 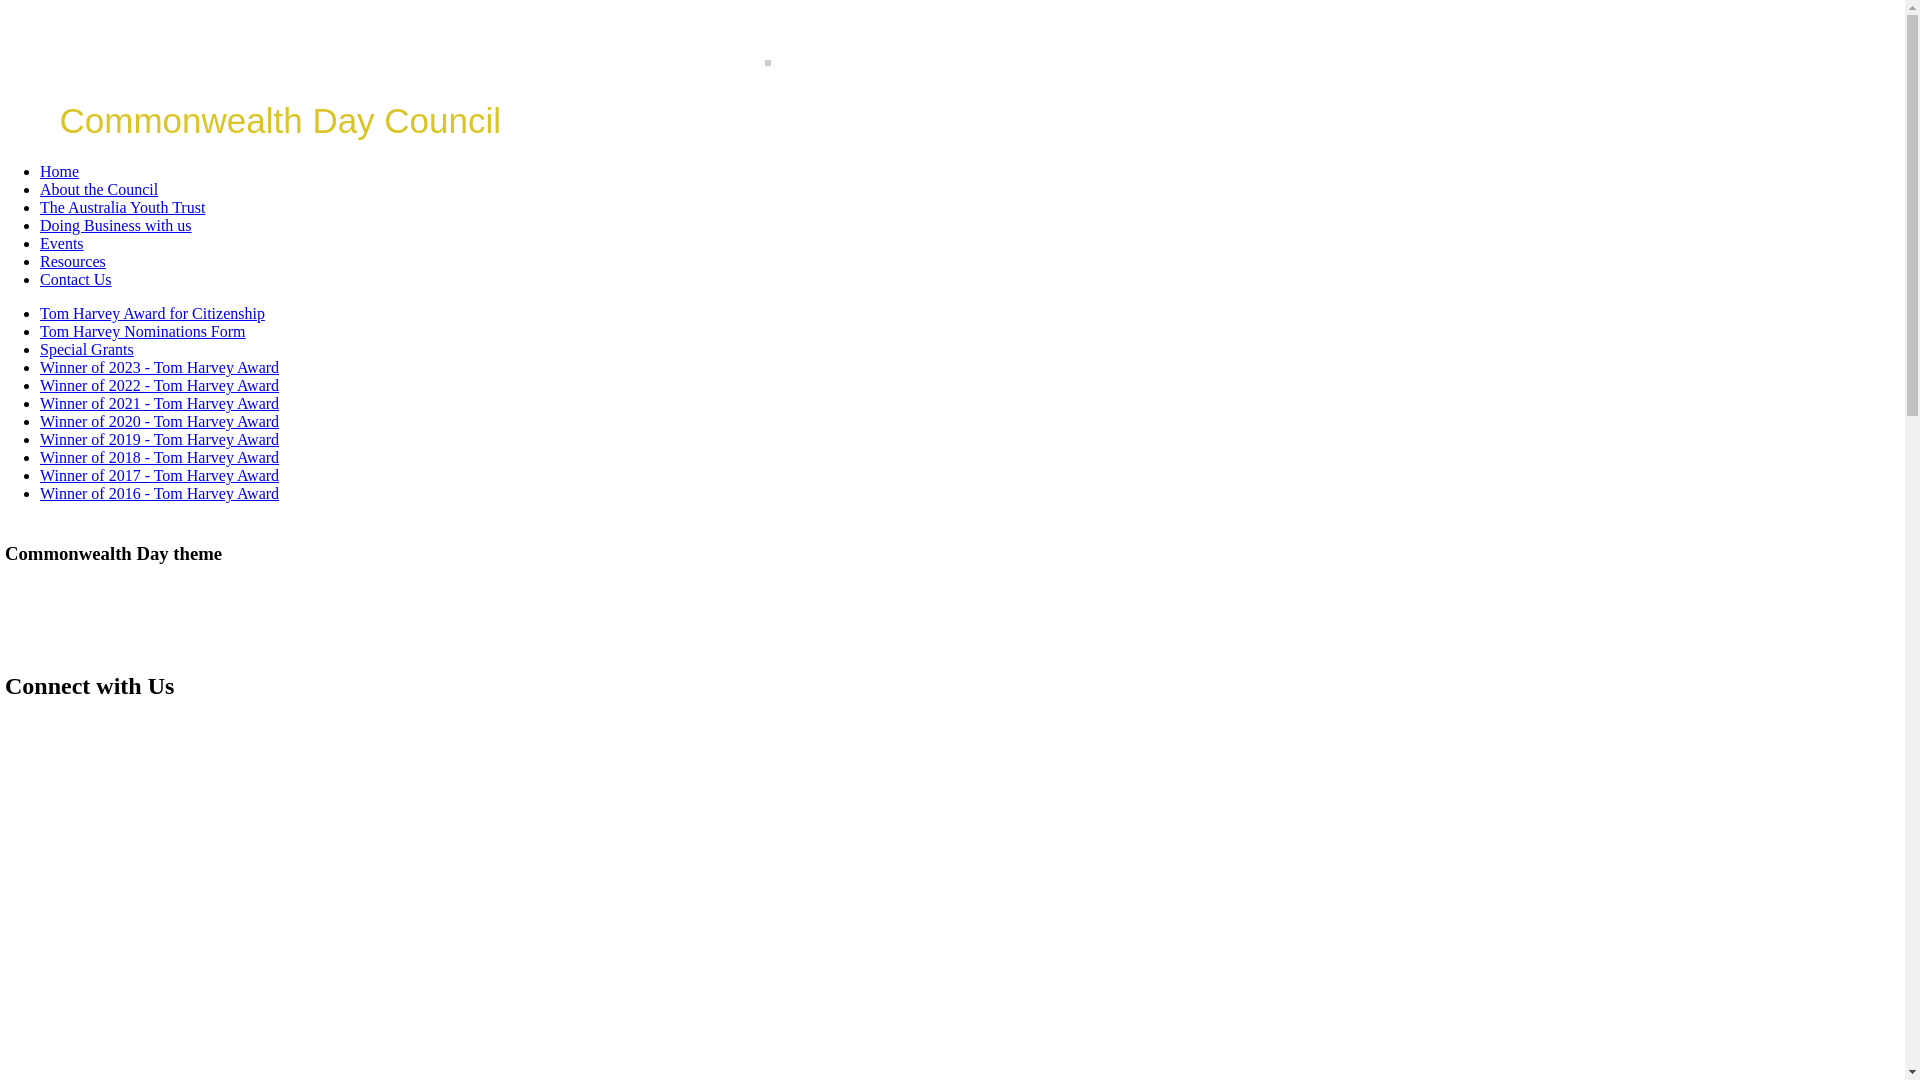 I want to click on 'Contact Us', so click(x=76, y=279).